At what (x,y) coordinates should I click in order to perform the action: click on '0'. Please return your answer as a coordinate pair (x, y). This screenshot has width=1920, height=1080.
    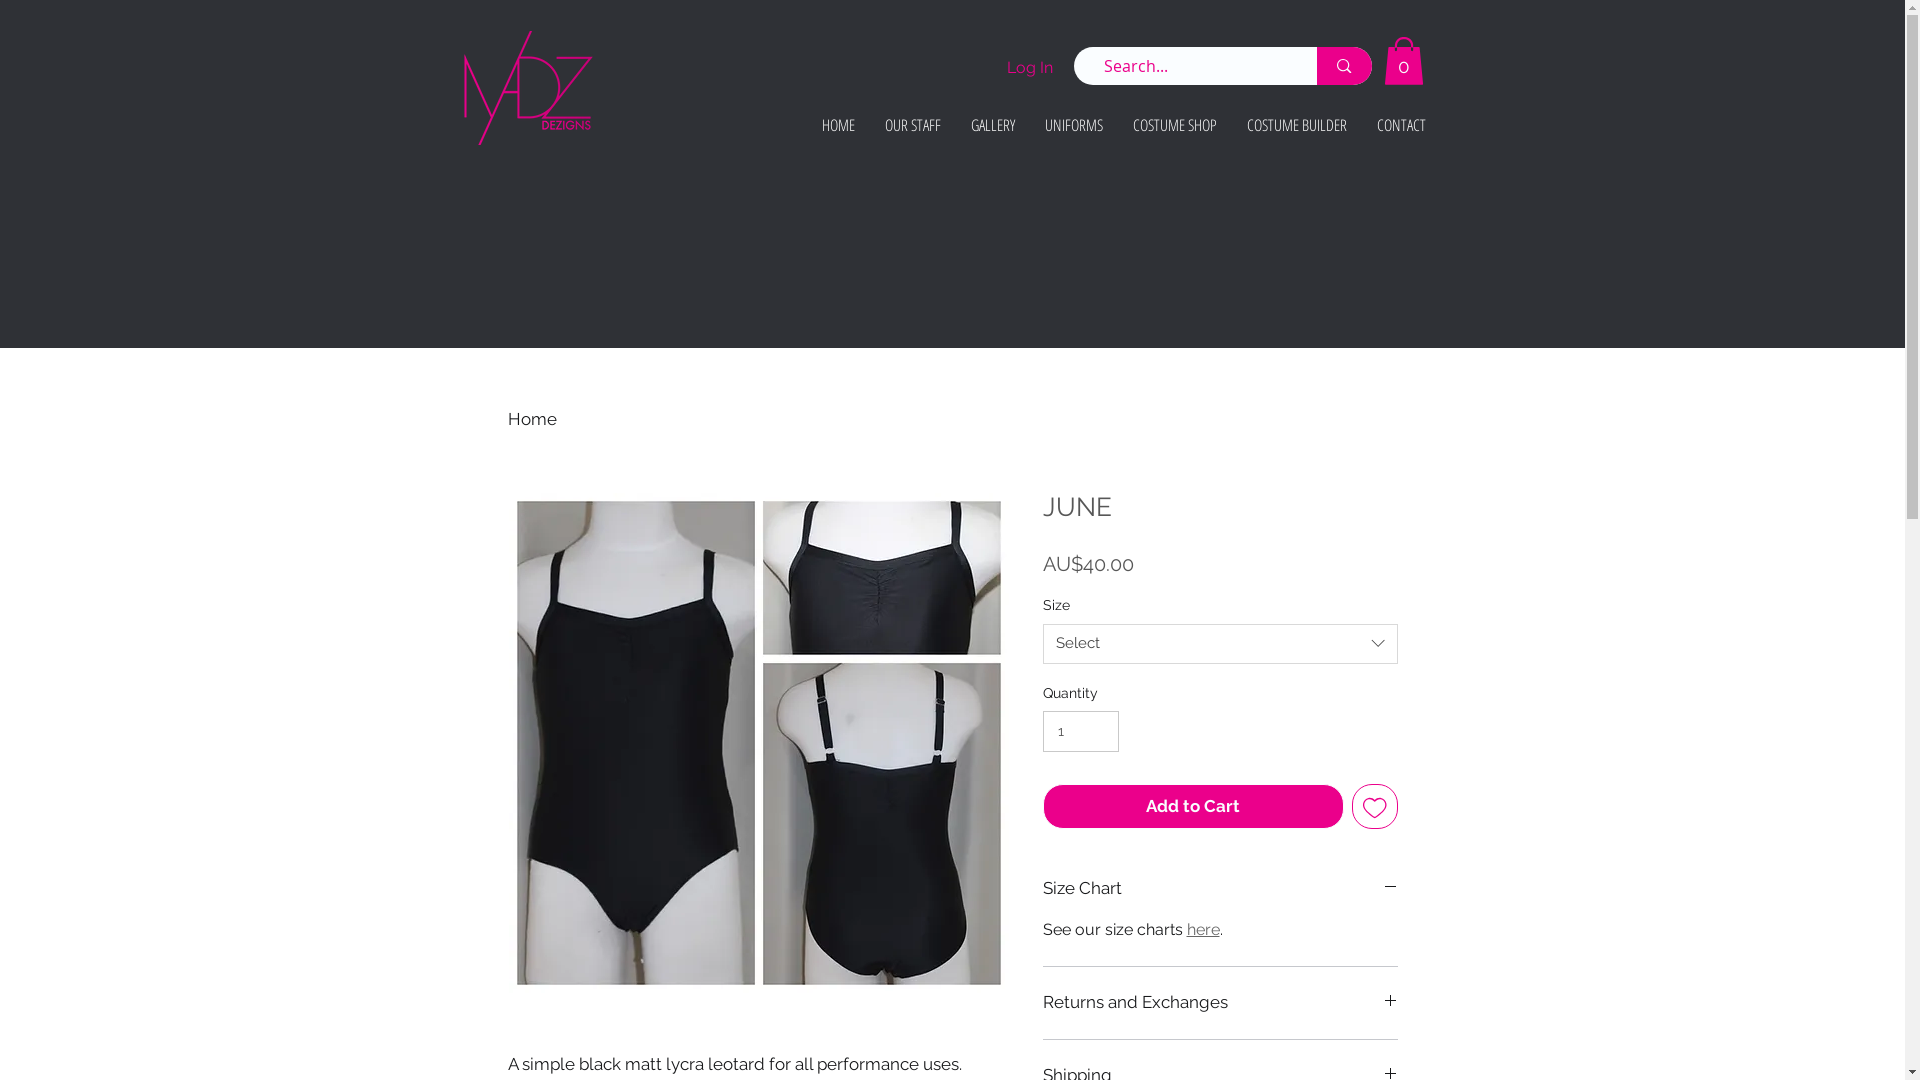
    Looking at the image, I should click on (1402, 60).